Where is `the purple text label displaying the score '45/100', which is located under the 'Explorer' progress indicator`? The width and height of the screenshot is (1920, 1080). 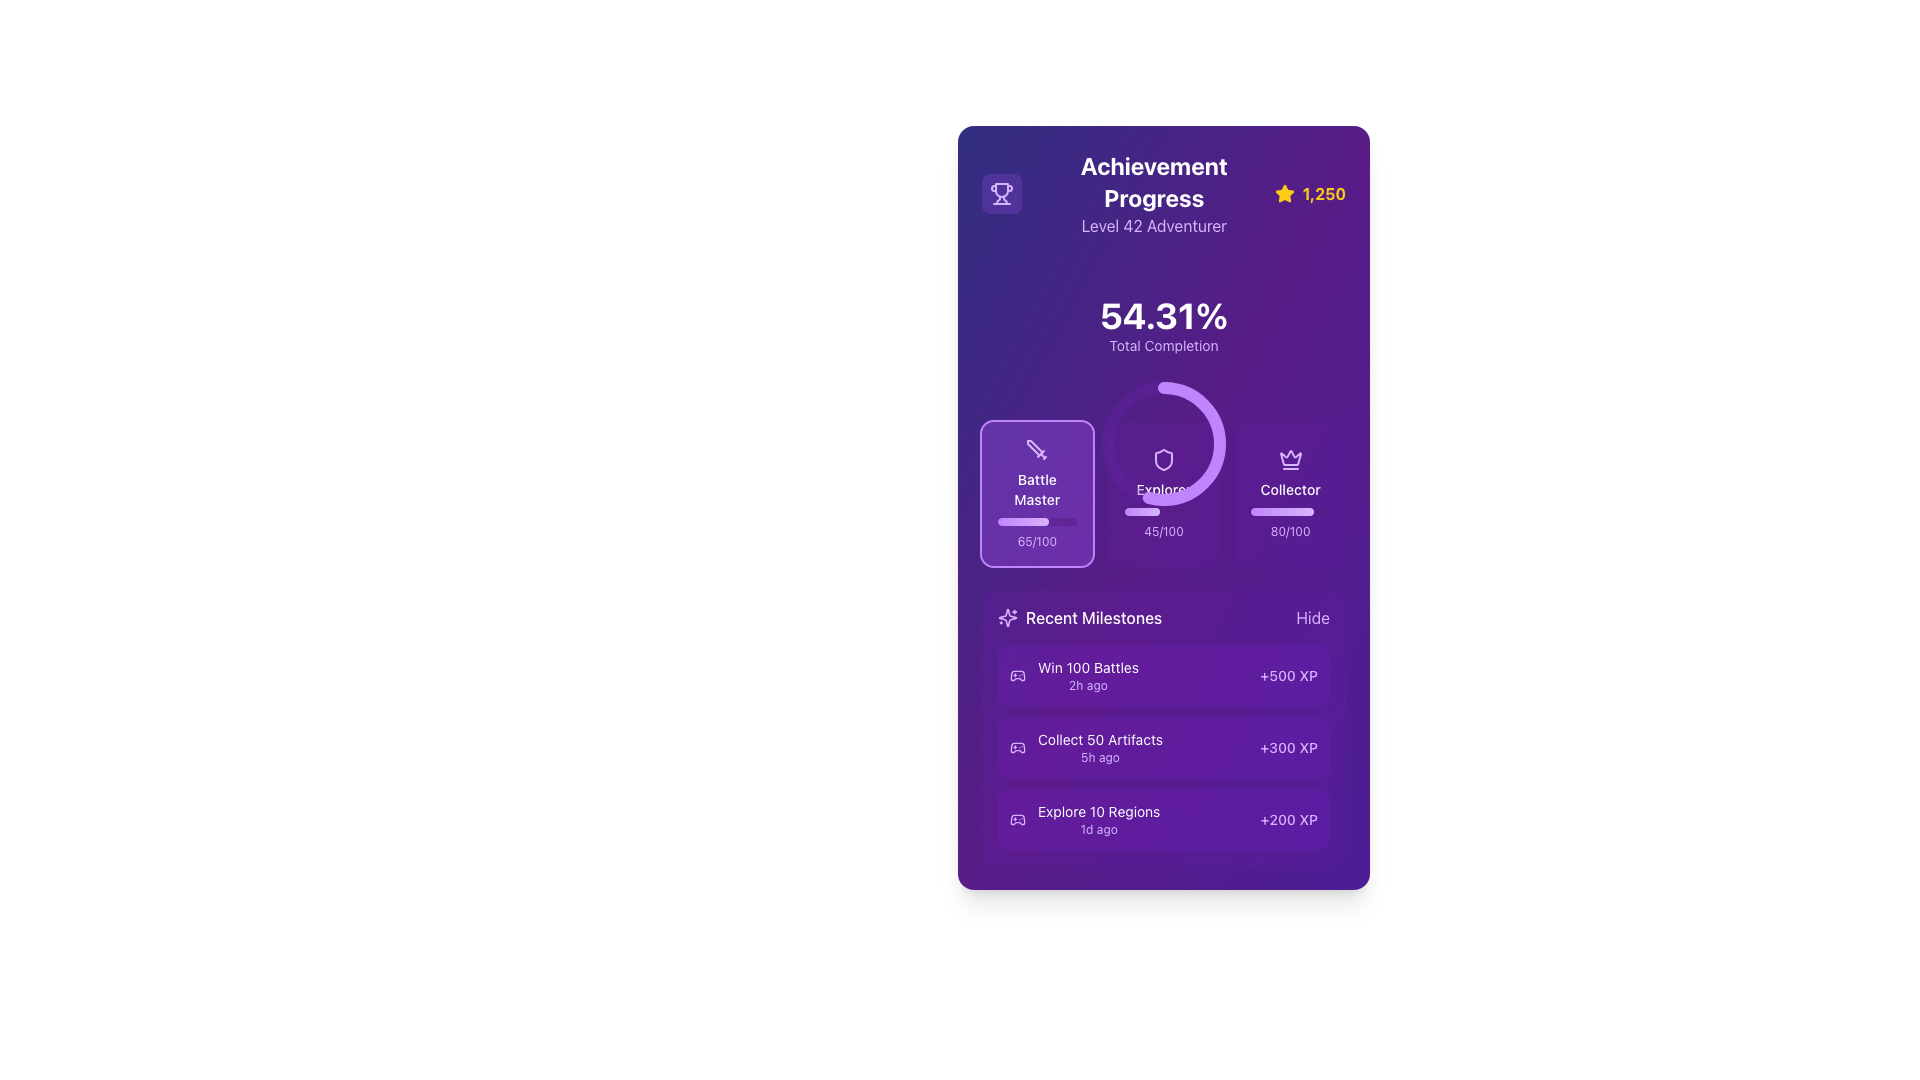
the purple text label displaying the score '45/100', which is located under the 'Explorer' progress indicator is located at coordinates (1163, 531).